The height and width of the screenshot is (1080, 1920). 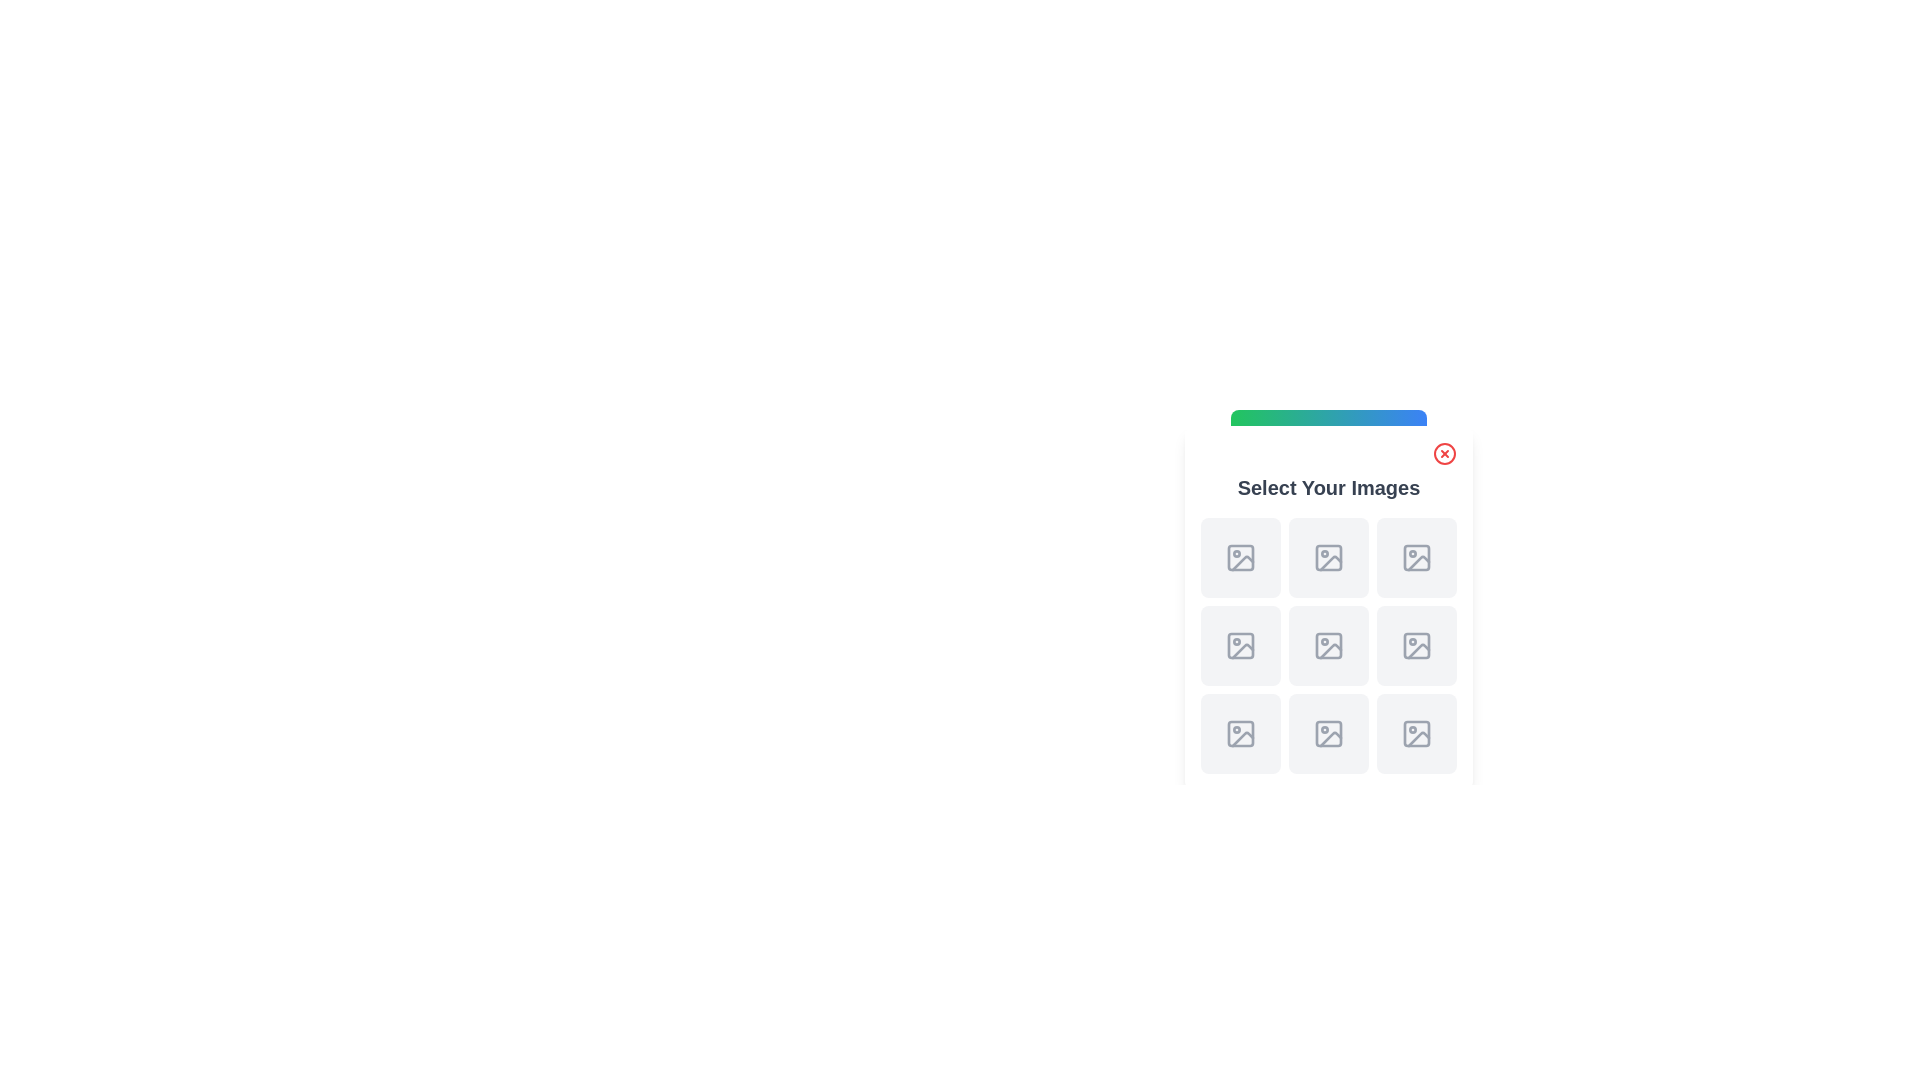 I want to click on the Background Frame located in the first row and second column of the image placeholders grid beneath the 'Select Your Images' header, so click(x=1329, y=558).